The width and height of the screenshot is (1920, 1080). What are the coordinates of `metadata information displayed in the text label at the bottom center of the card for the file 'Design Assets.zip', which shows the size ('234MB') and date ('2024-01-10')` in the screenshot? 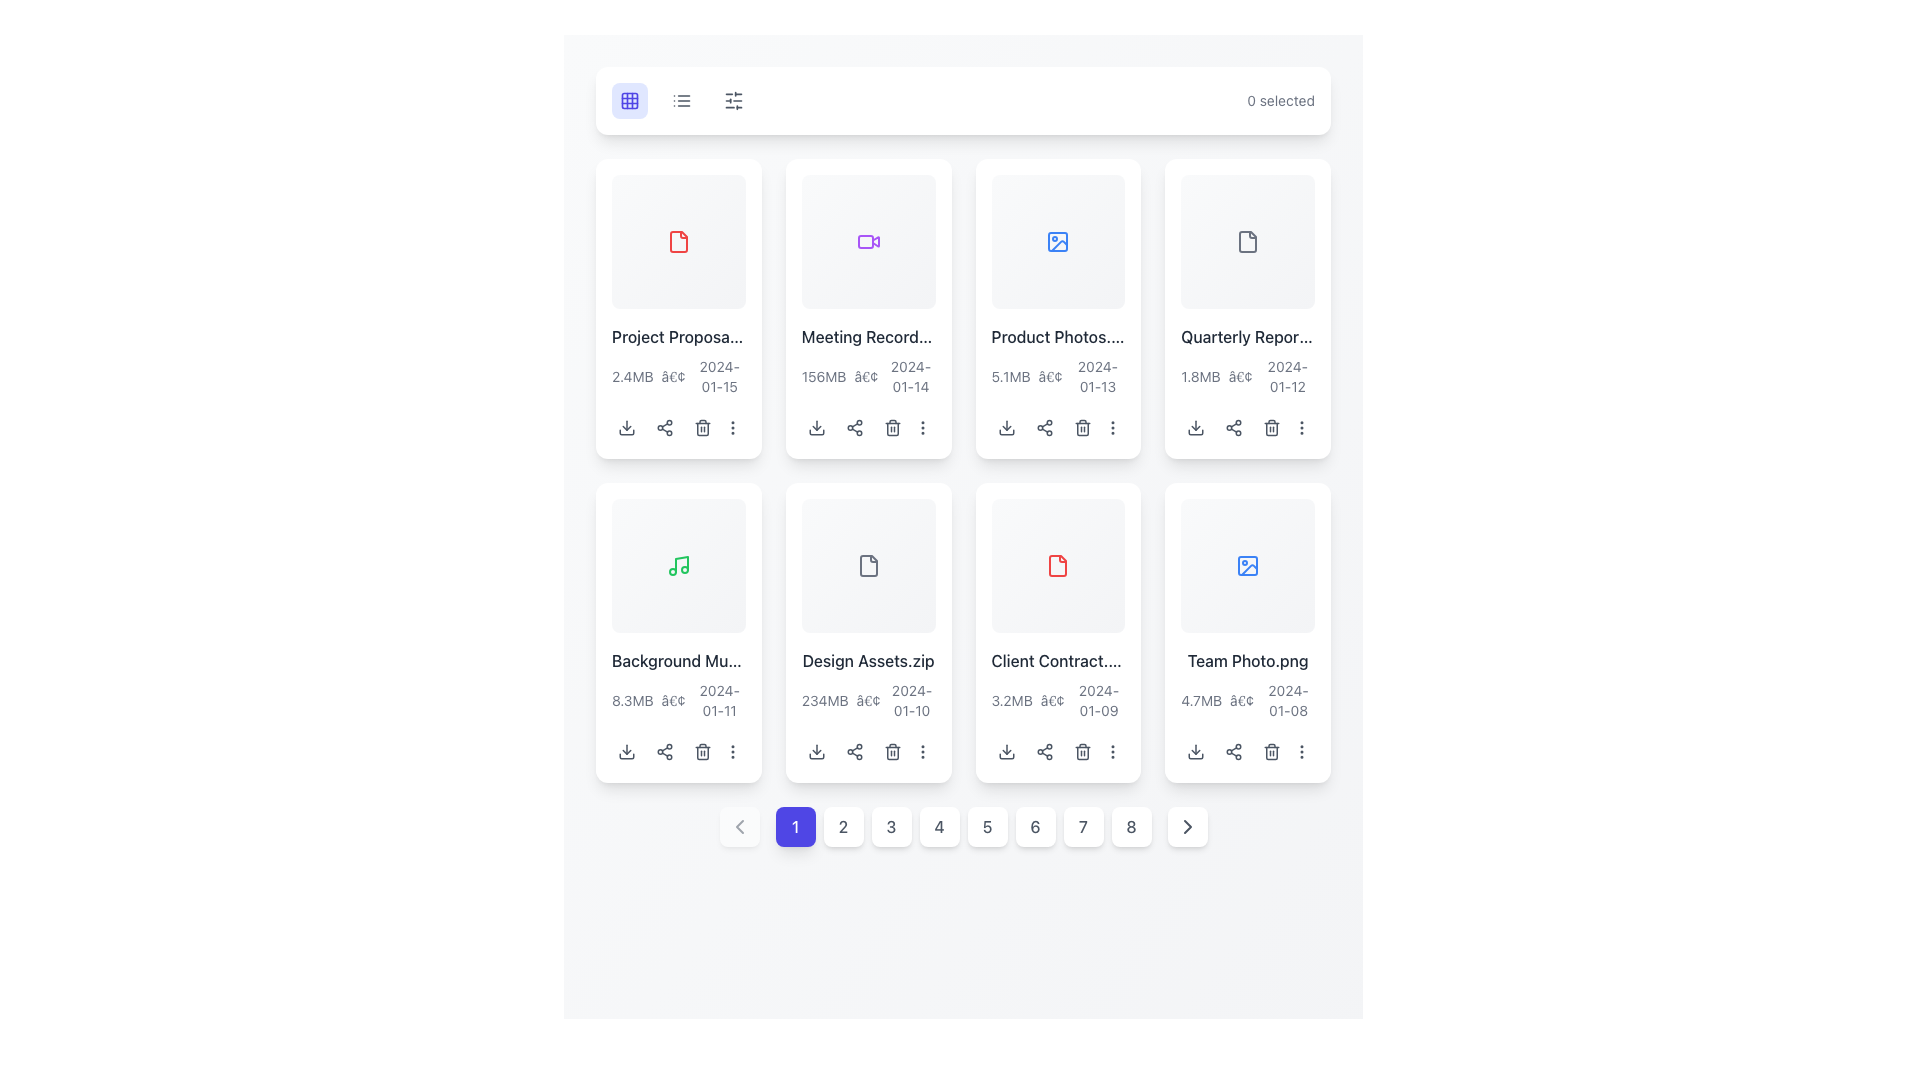 It's located at (868, 699).